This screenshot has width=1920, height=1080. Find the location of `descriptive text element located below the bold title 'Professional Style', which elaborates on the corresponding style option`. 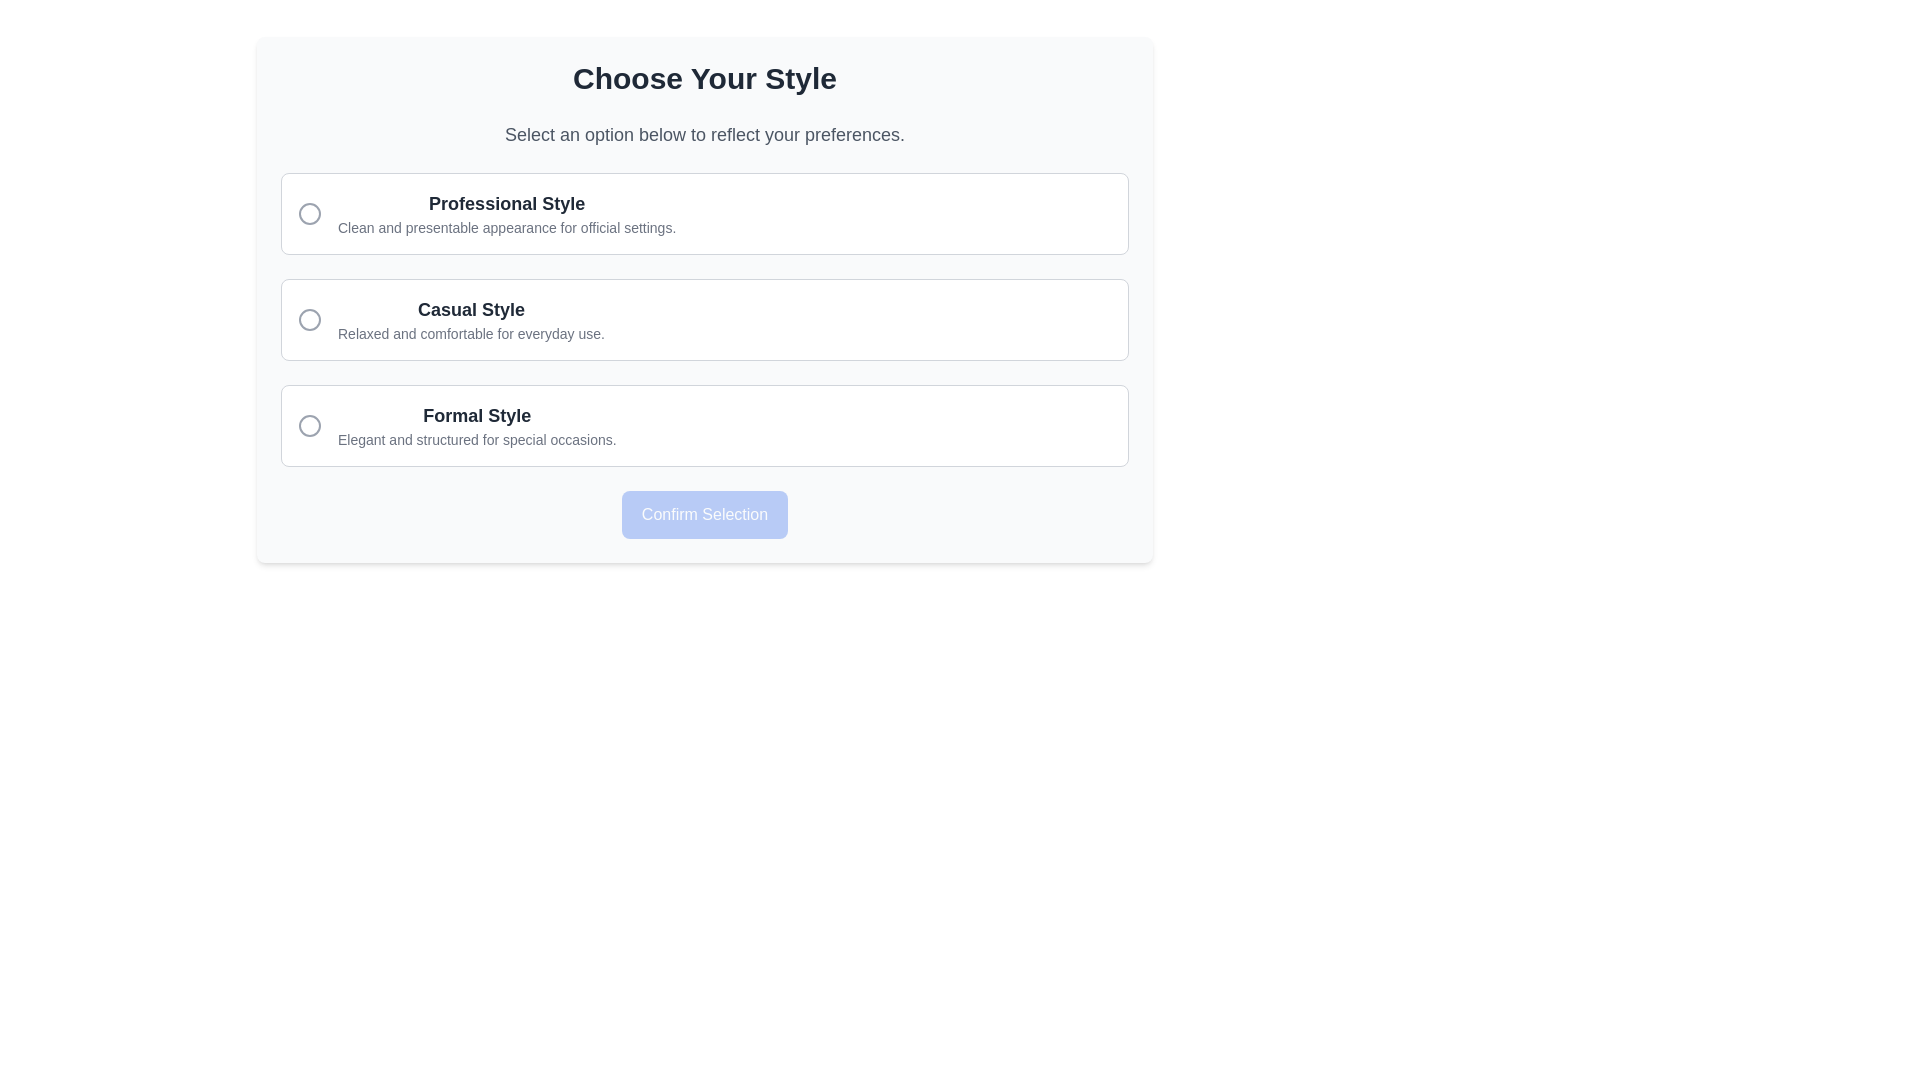

descriptive text element located below the bold title 'Professional Style', which elaborates on the corresponding style option is located at coordinates (507, 226).